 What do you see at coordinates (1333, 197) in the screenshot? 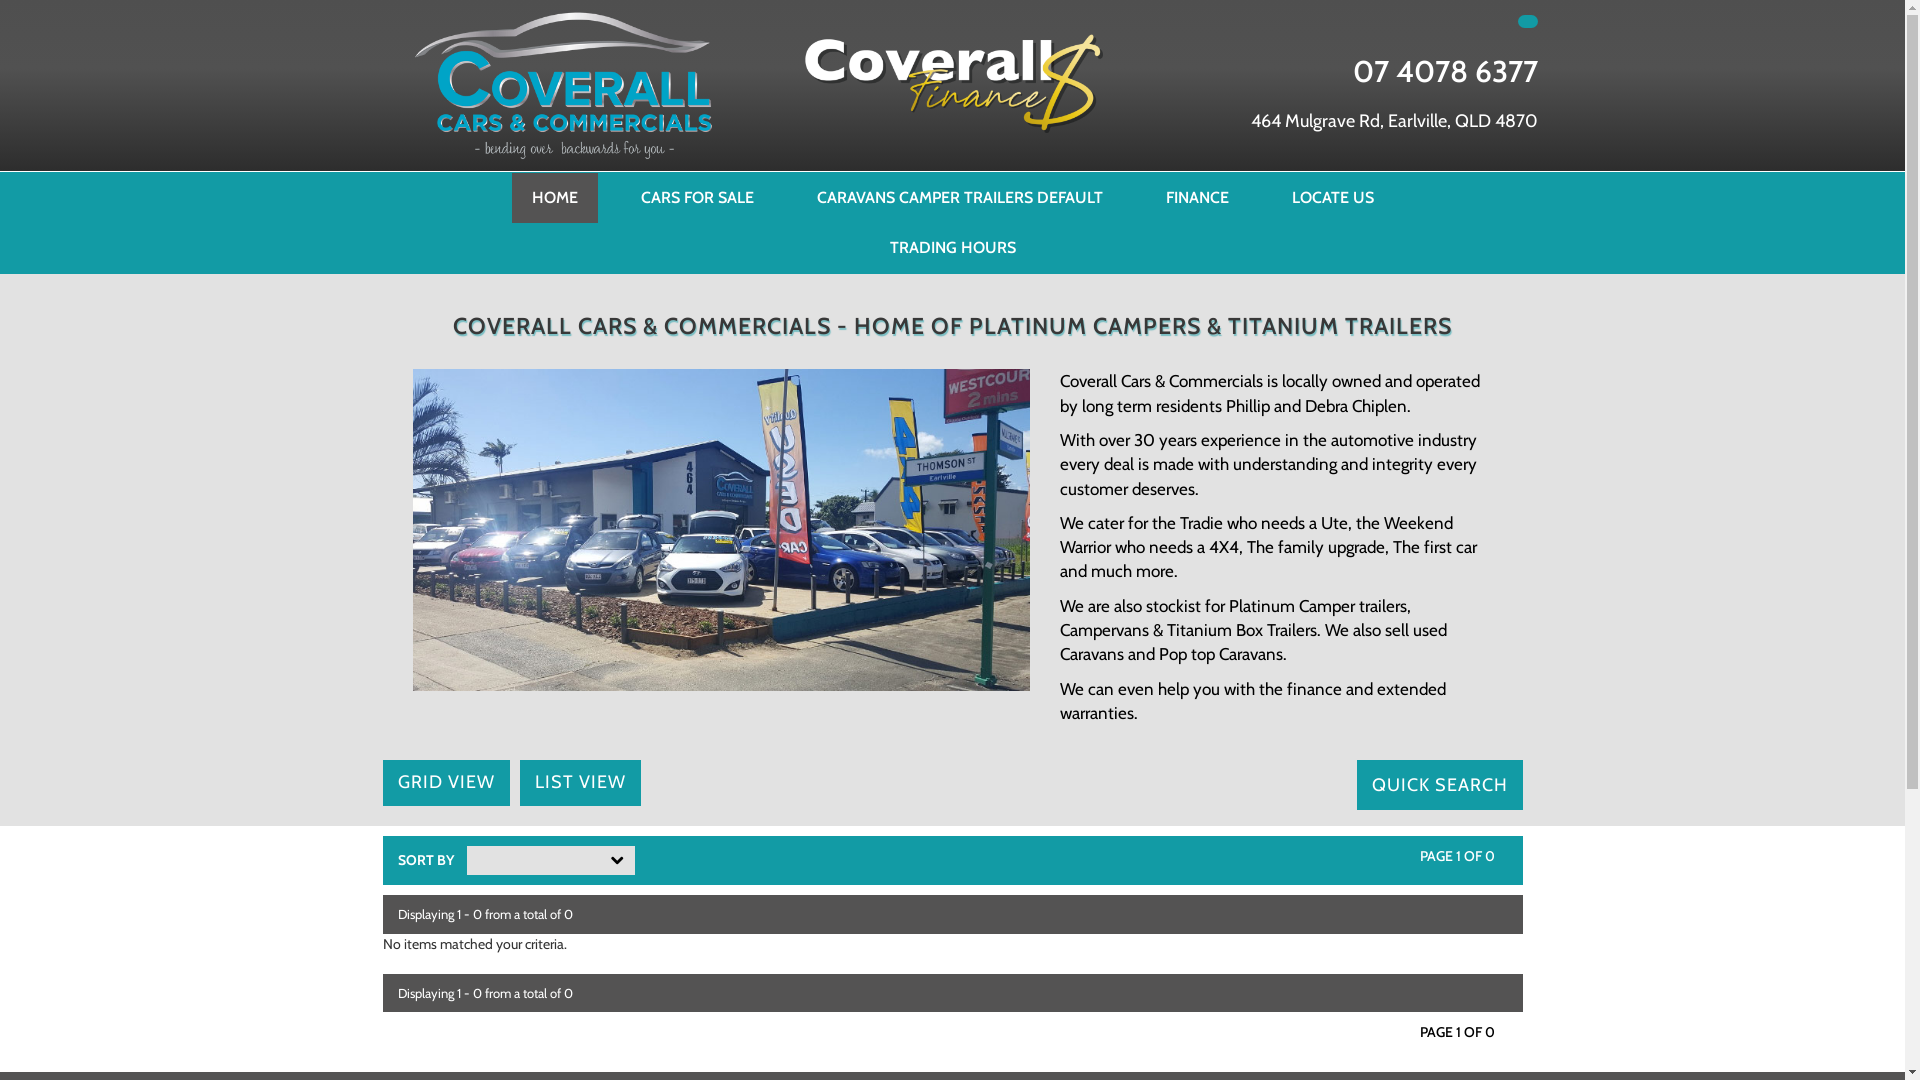
I see `'LOCATE US'` at bounding box center [1333, 197].